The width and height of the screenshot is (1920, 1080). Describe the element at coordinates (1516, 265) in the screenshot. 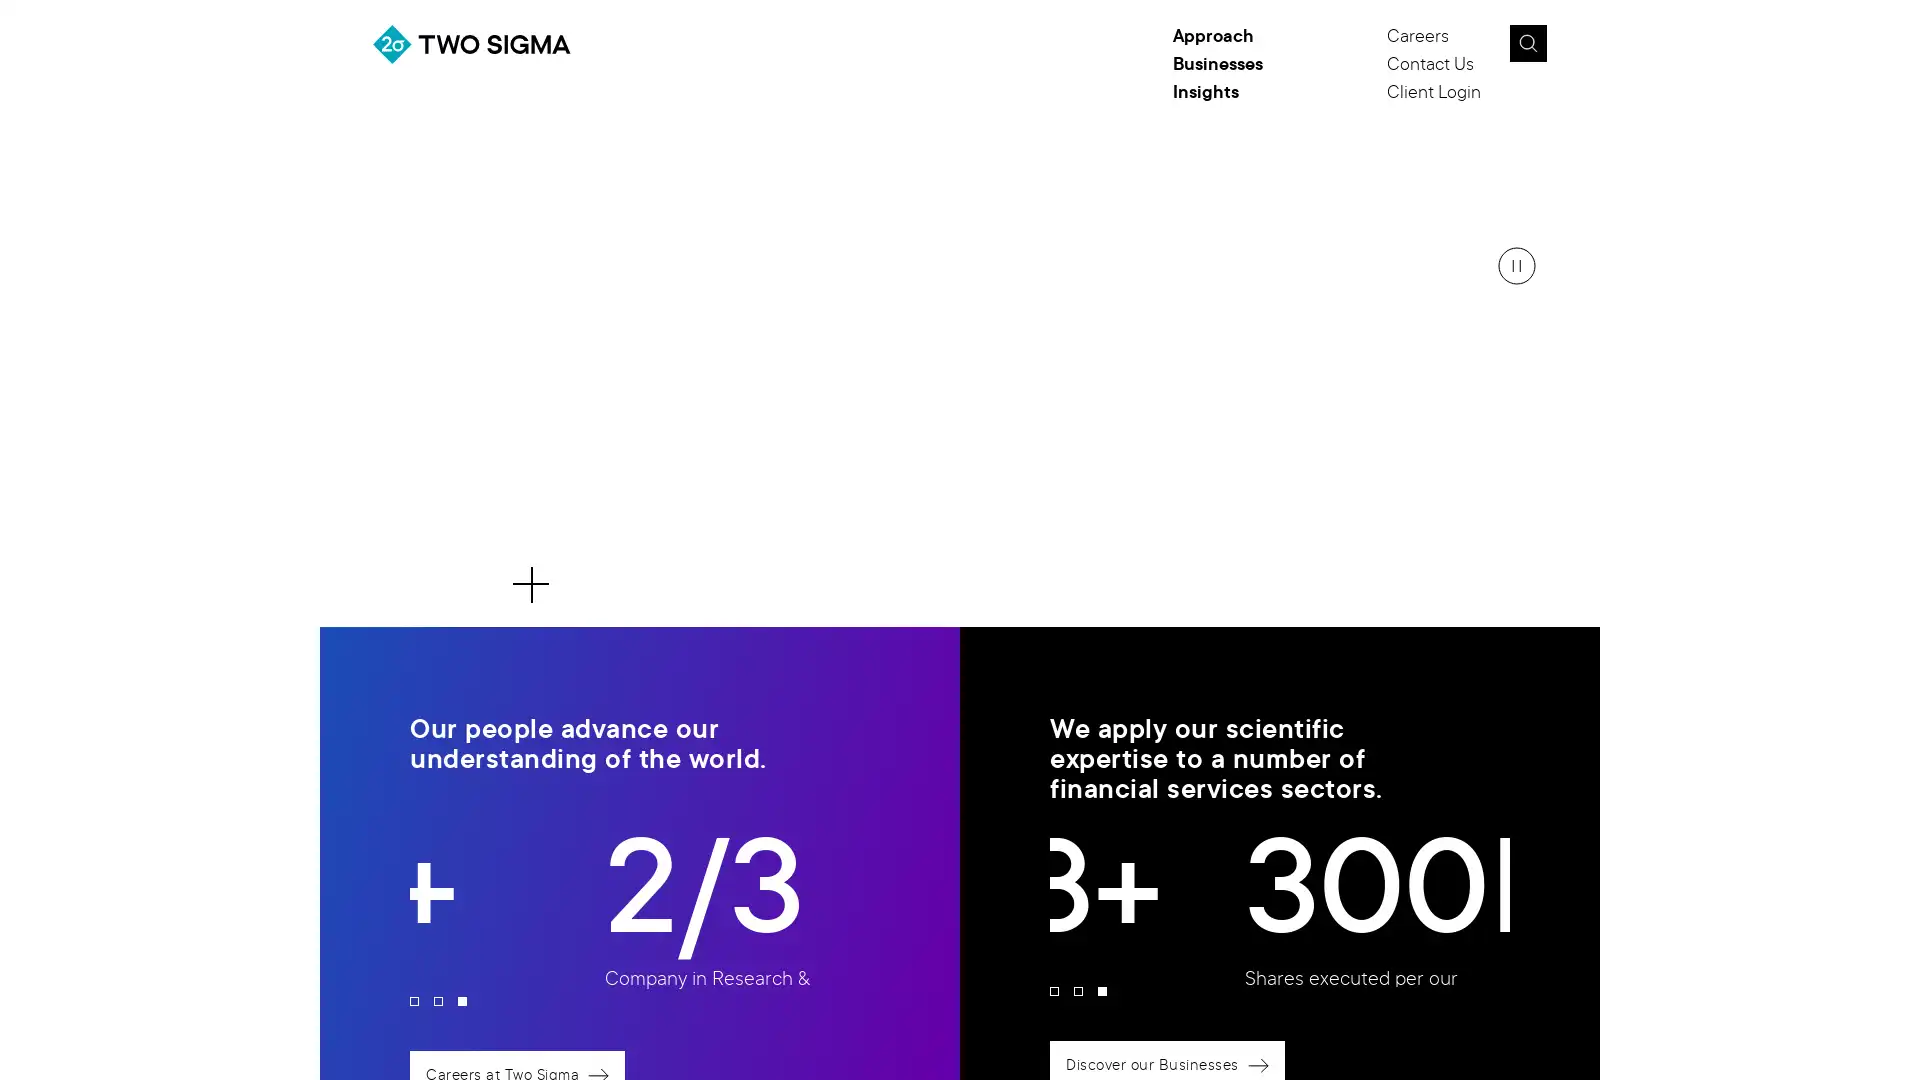

I see `Pause` at that location.